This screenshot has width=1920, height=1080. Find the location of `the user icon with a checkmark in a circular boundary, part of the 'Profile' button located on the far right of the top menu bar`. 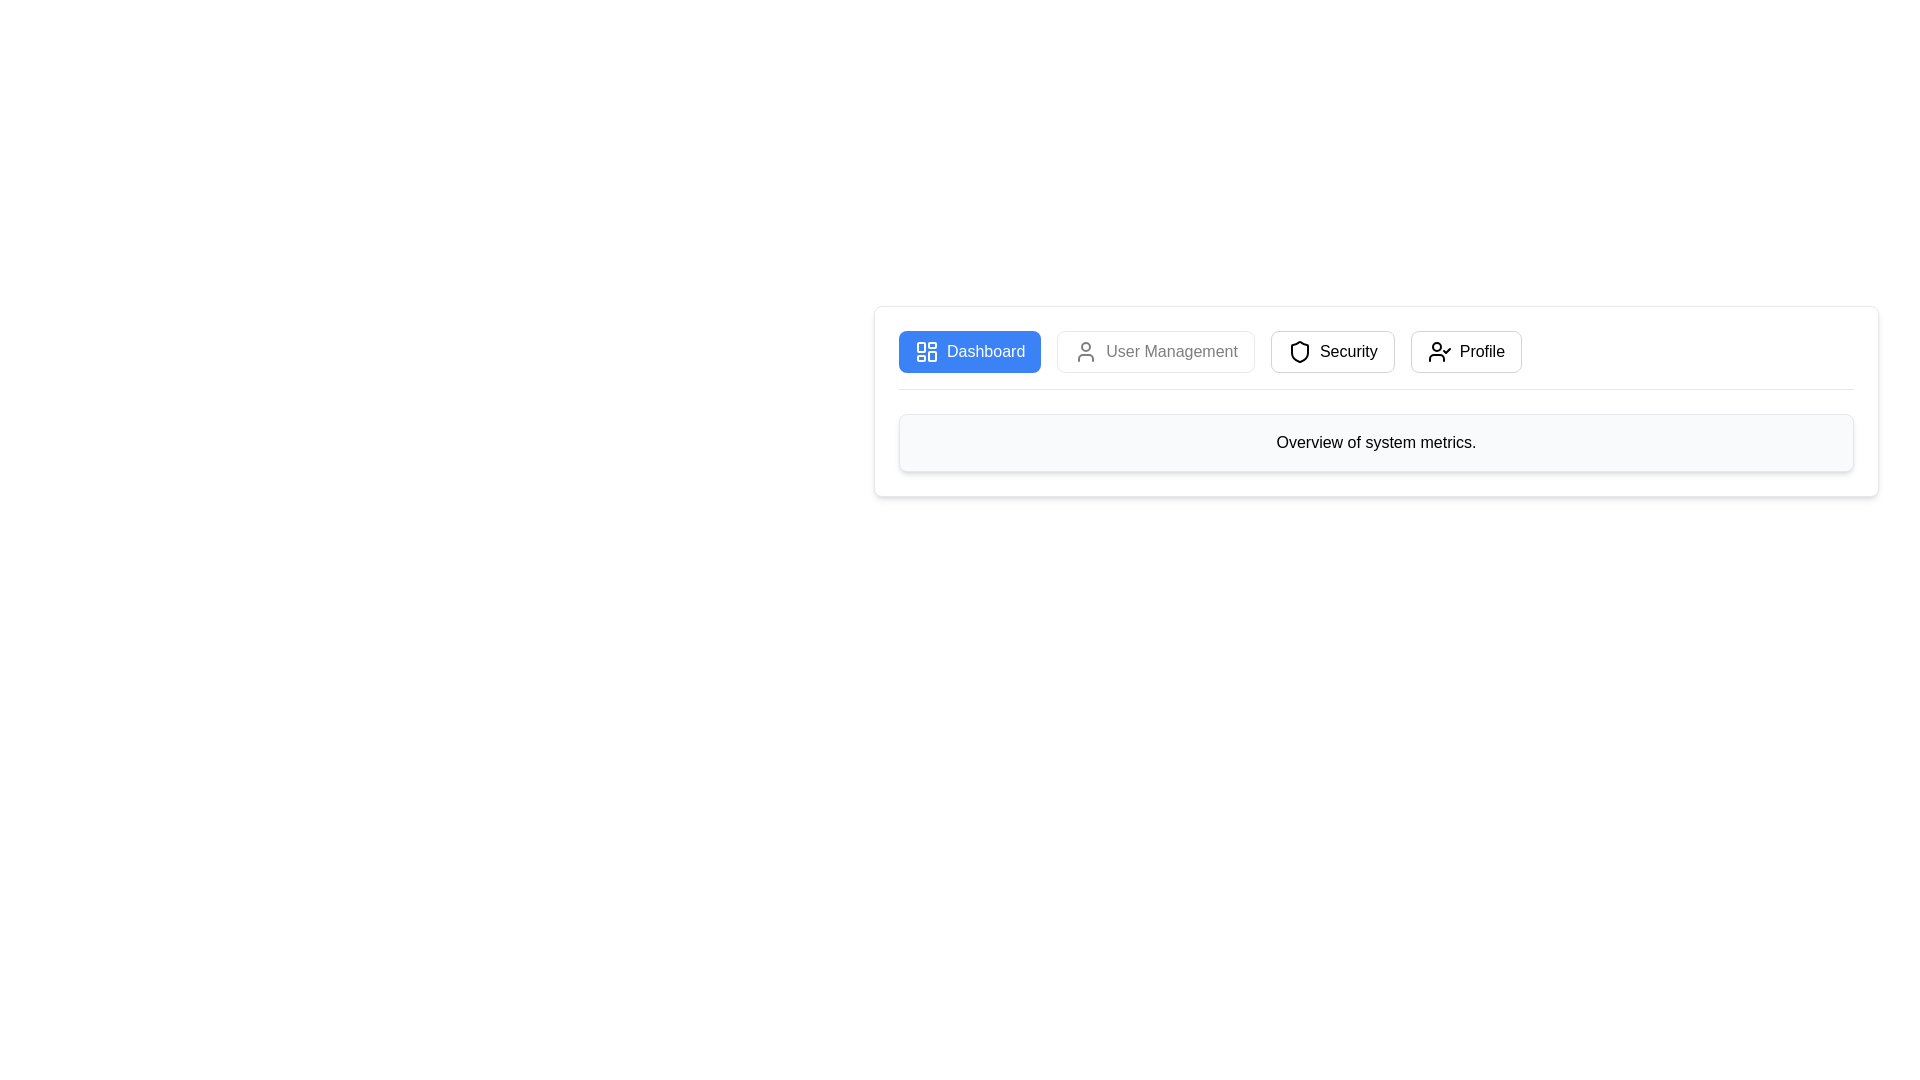

the user icon with a checkmark in a circular boundary, part of the 'Profile' button located on the far right of the top menu bar is located at coordinates (1438, 350).